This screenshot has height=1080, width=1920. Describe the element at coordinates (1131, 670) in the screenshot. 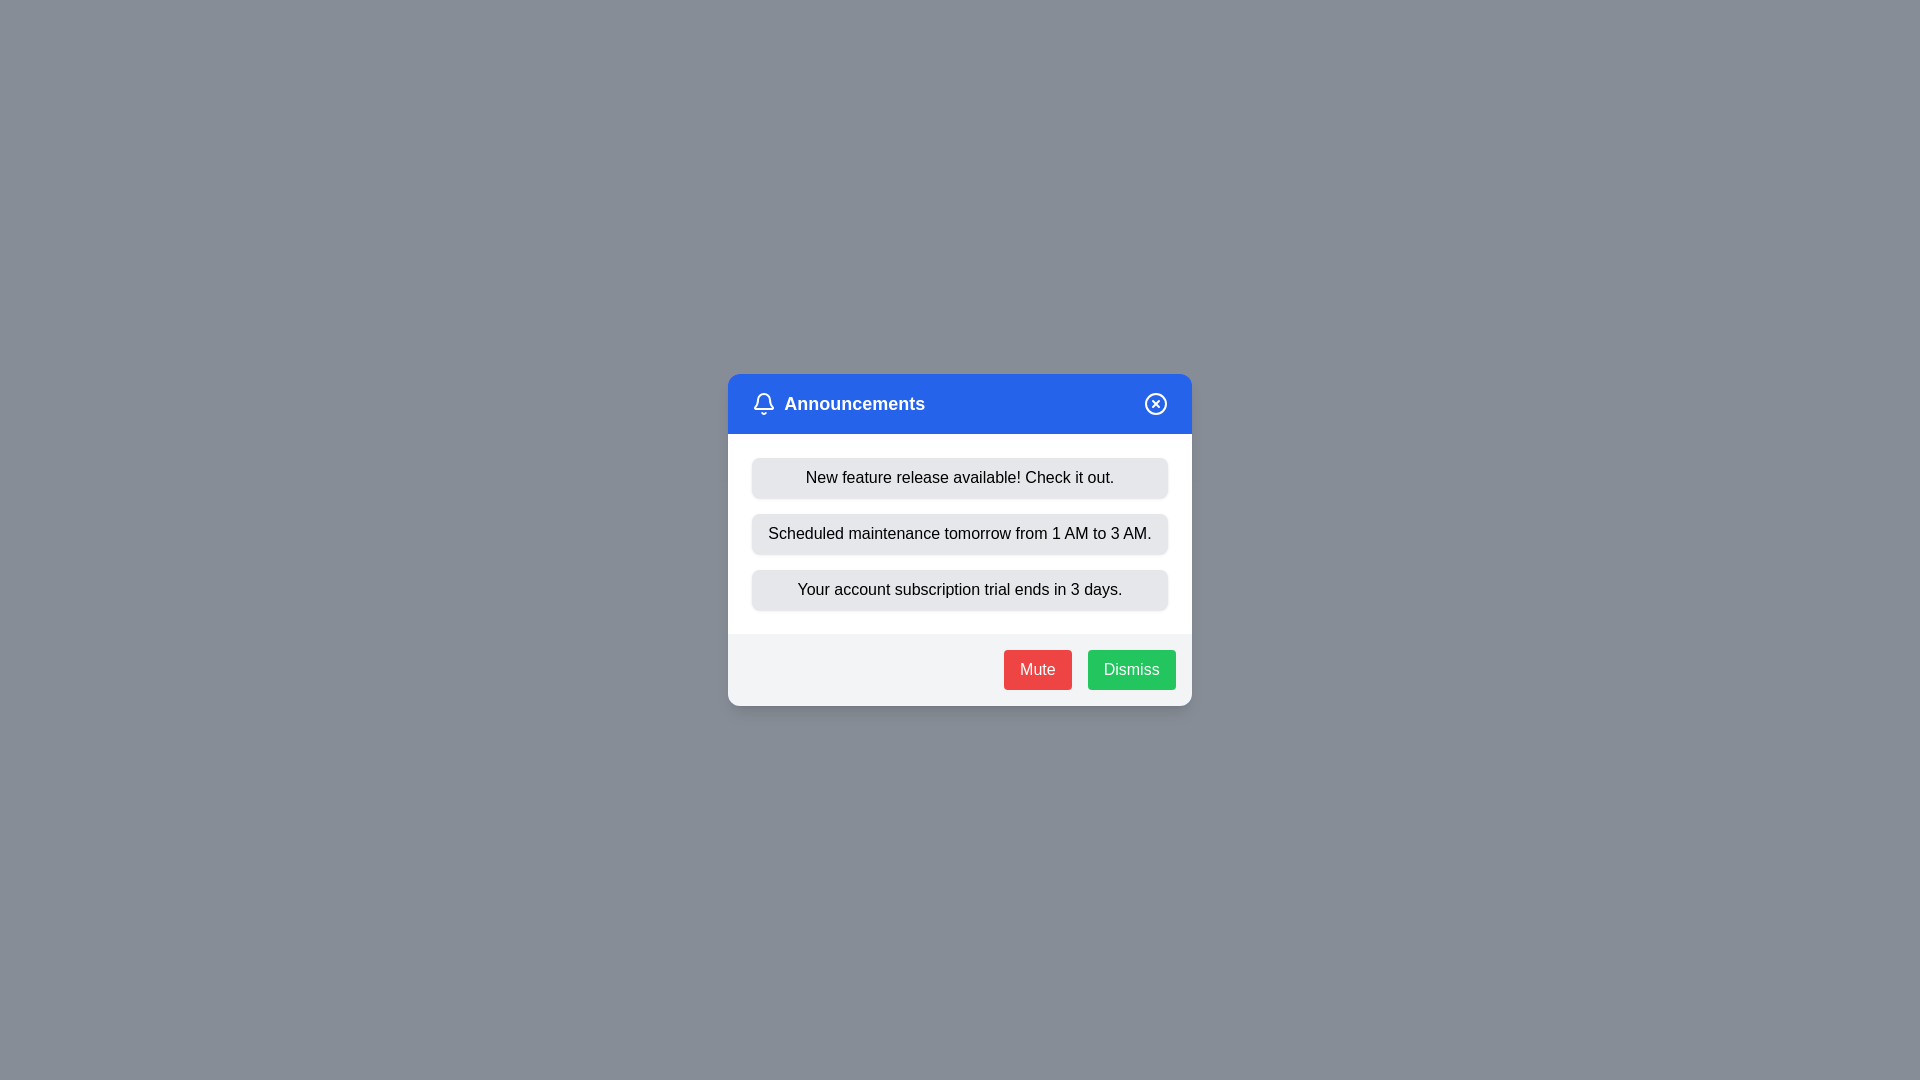

I see `the 'Dismiss' button to close the notification dialog` at that location.